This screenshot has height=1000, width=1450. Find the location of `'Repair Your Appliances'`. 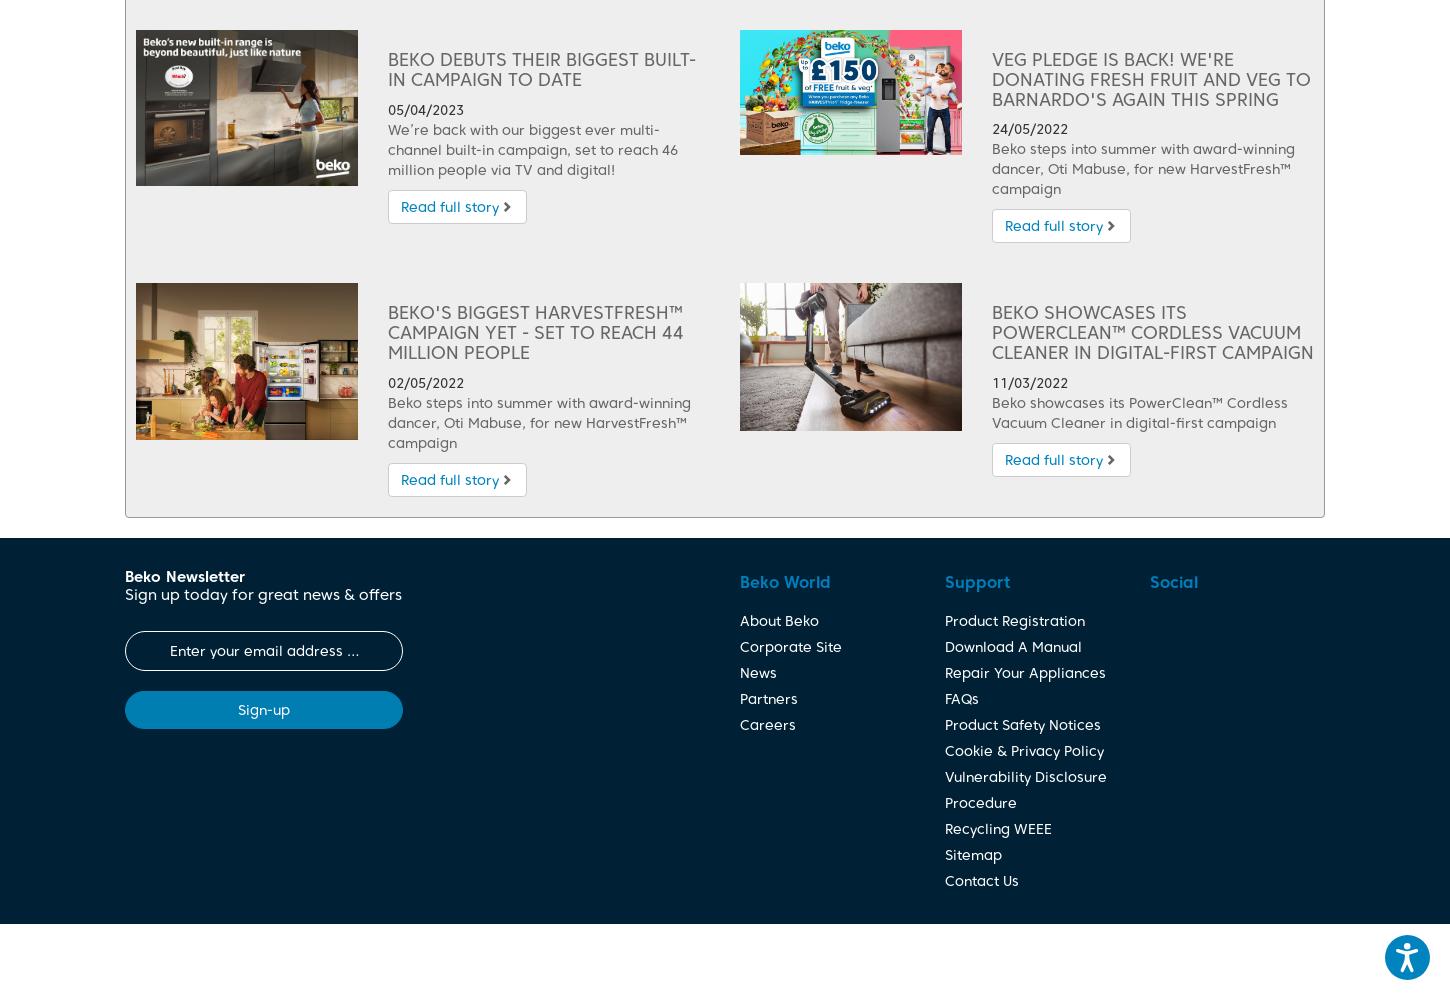

'Repair Your Appliances' is located at coordinates (1025, 672).